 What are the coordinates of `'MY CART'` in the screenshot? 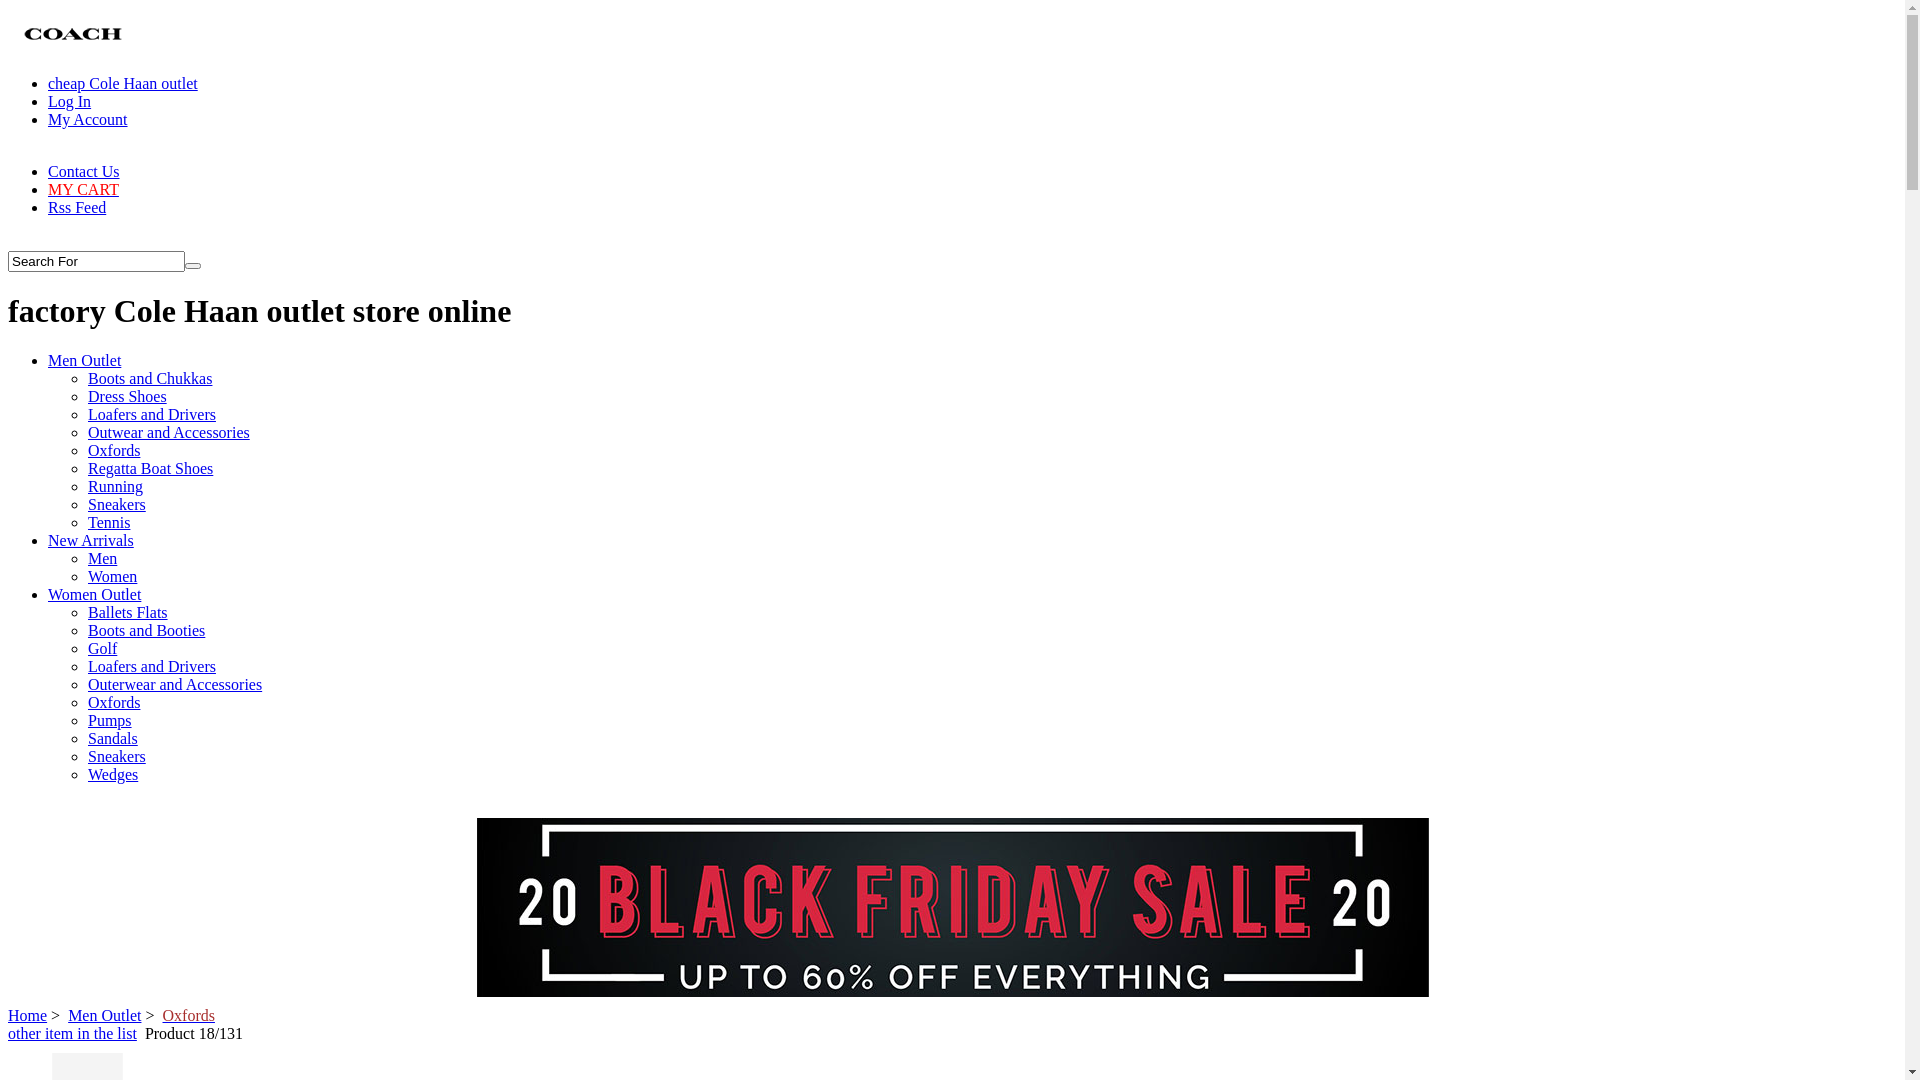 It's located at (82, 189).